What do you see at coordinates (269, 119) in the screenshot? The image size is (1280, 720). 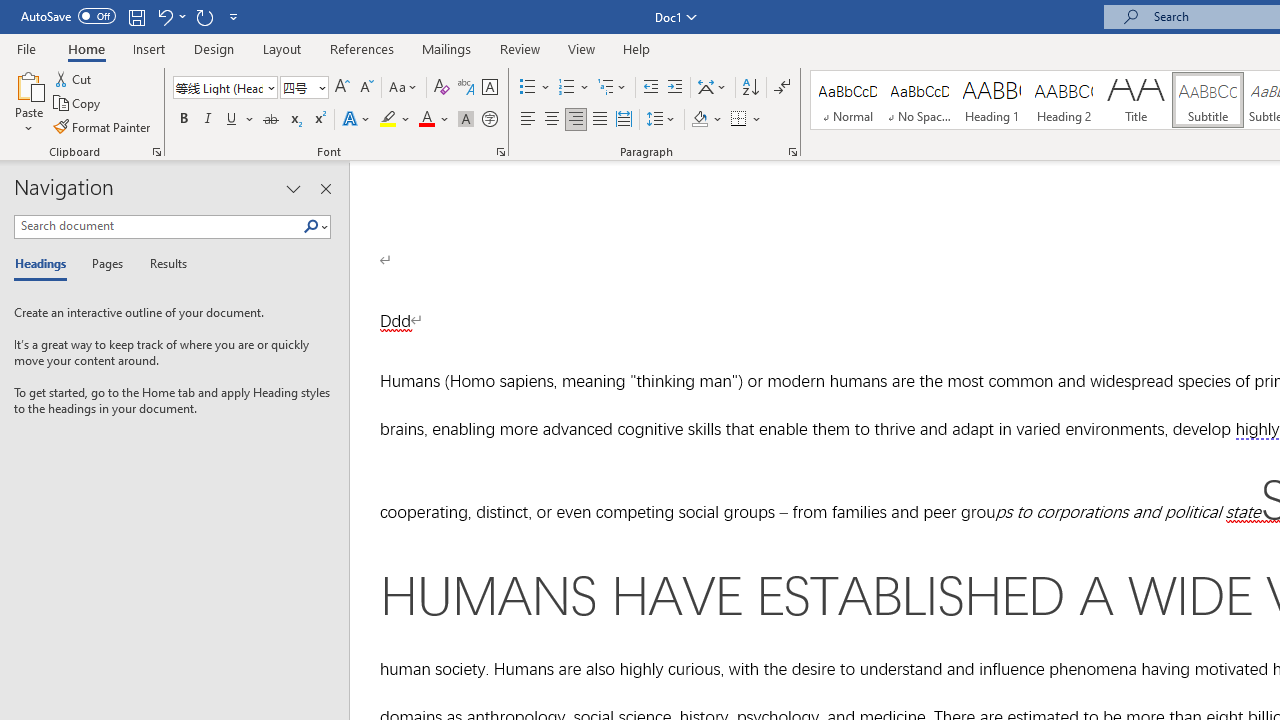 I see `'Strikethrough'` at bounding box center [269, 119].